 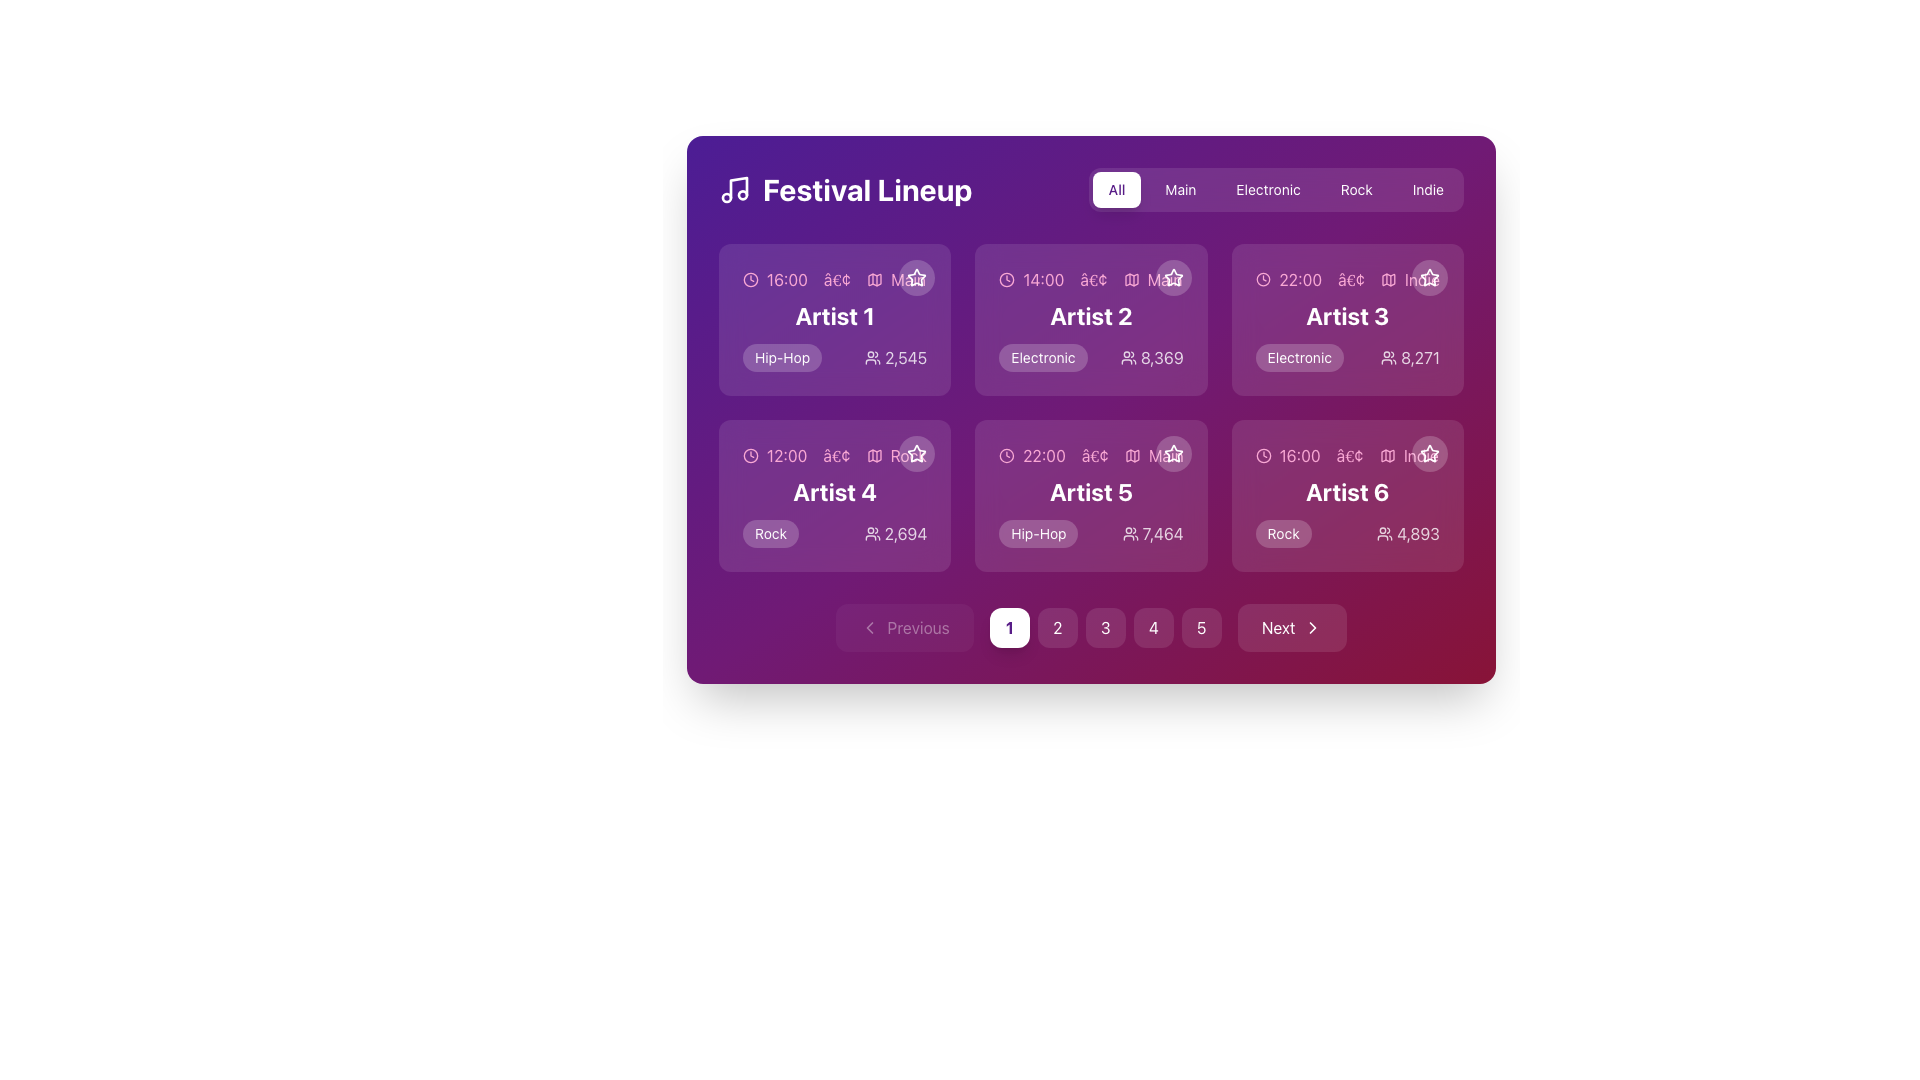 I want to click on the performance information card located in the top-left corner of the grid to interact with its sub-elements, so click(x=835, y=319).